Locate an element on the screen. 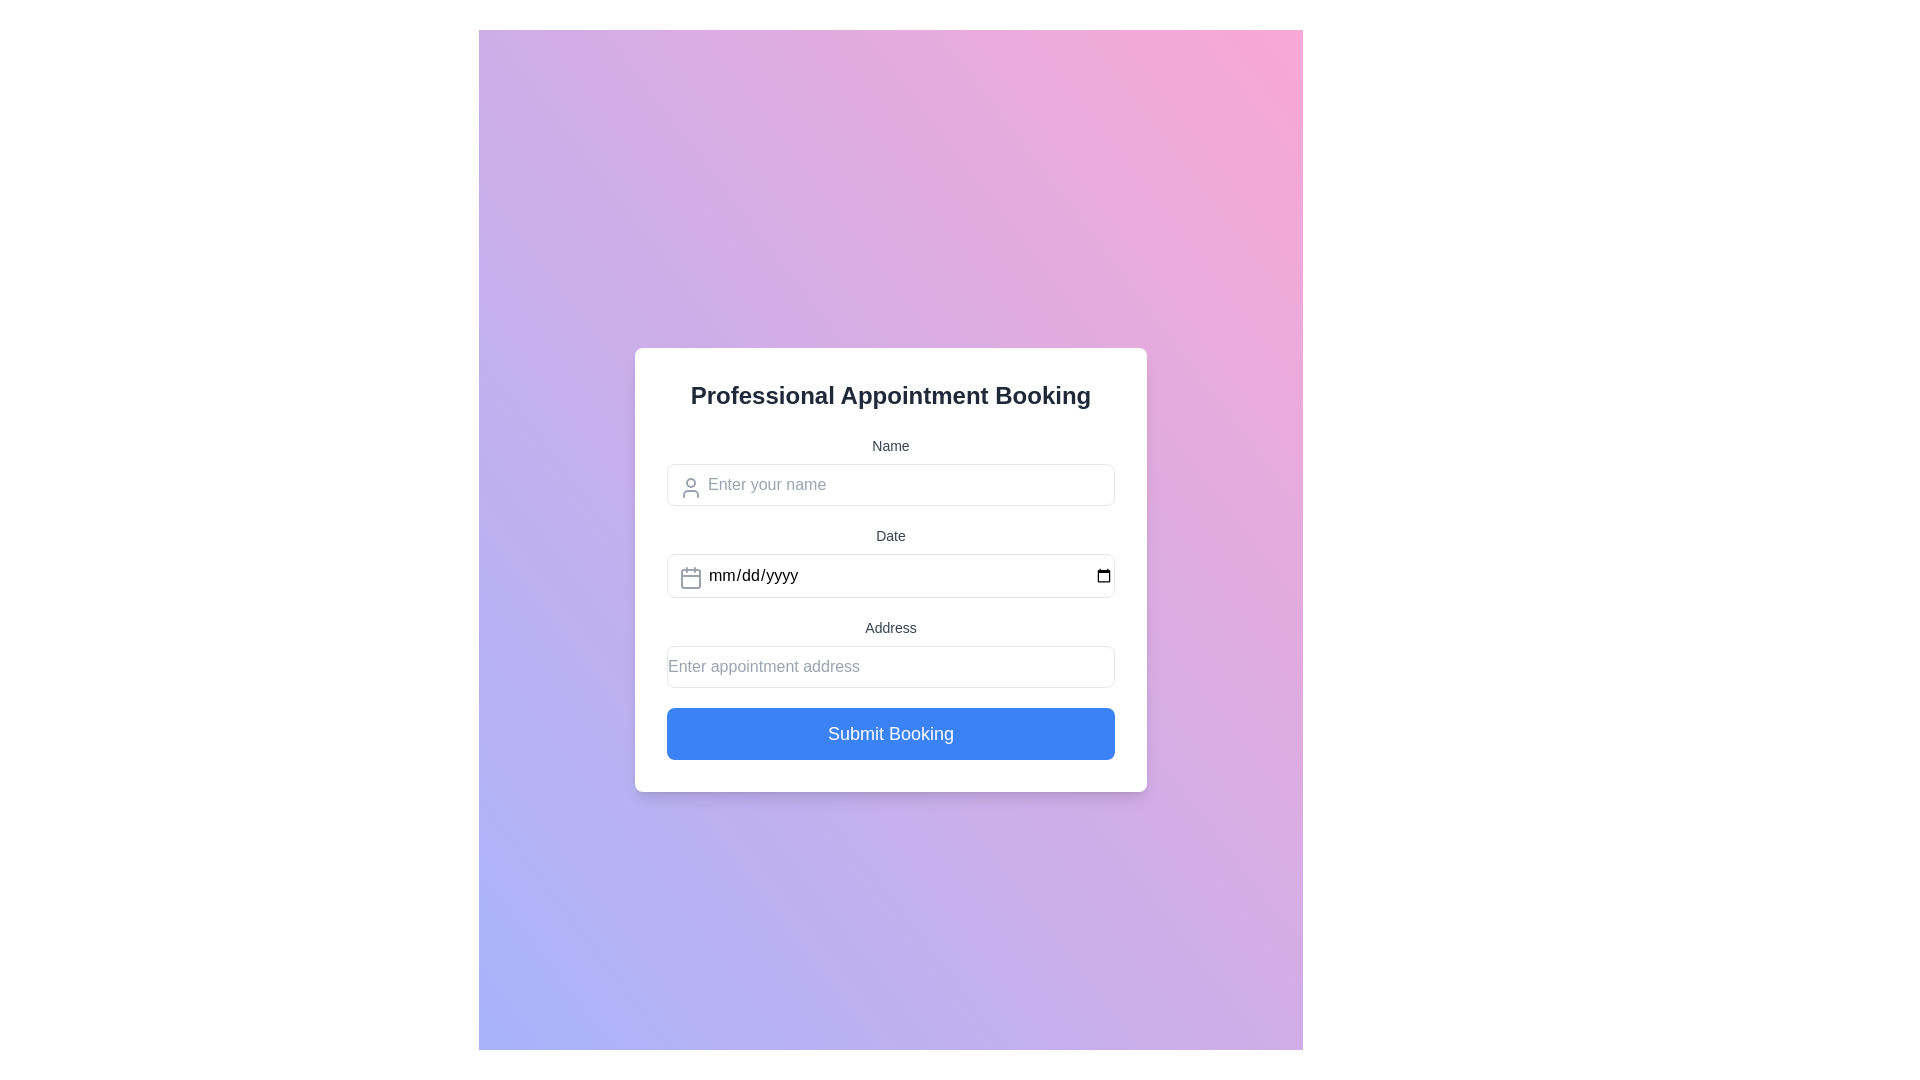 The height and width of the screenshot is (1080, 1920). the text label indicating the user's name input field, which is located at the top section of the form and is centered above the input box is located at coordinates (890, 445).